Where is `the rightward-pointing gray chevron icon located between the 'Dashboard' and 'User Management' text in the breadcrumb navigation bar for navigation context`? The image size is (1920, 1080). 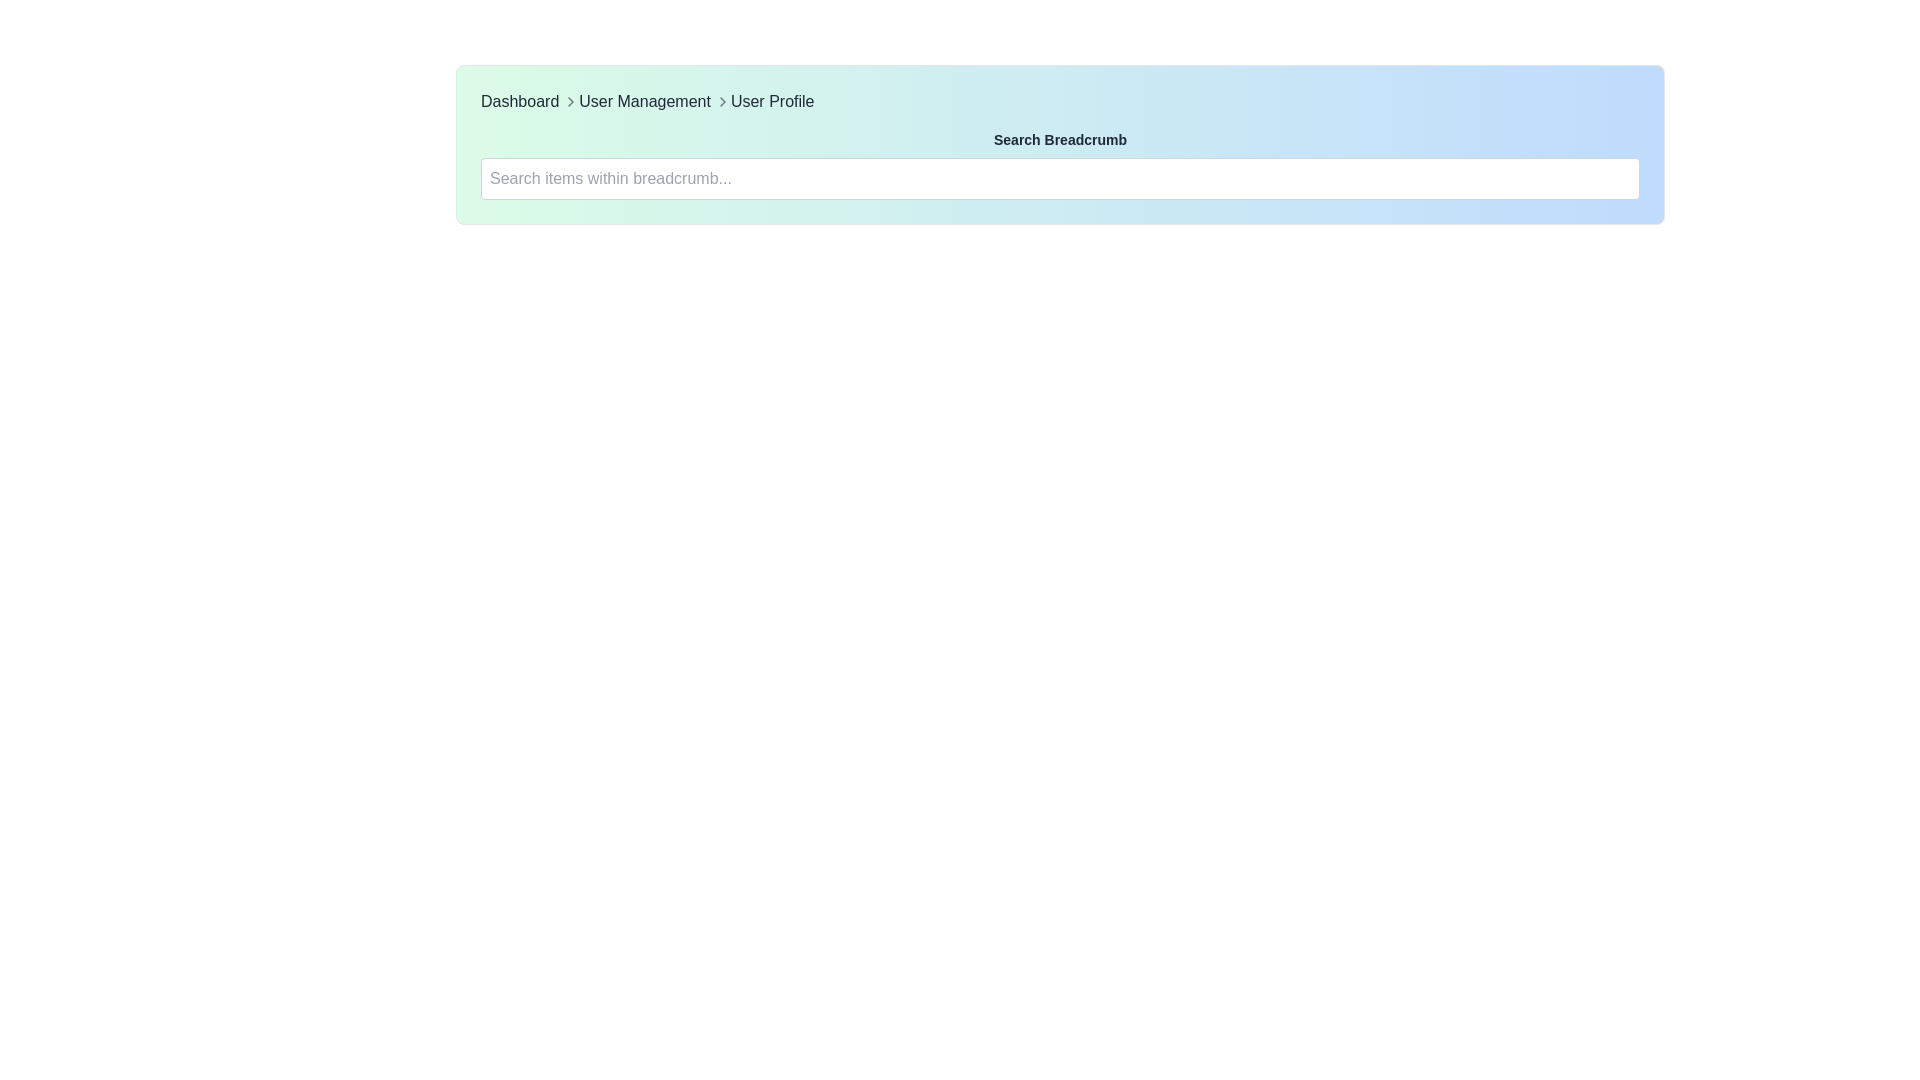 the rightward-pointing gray chevron icon located between the 'Dashboard' and 'User Management' text in the breadcrumb navigation bar for navigation context is located at coordinates (570, 101).